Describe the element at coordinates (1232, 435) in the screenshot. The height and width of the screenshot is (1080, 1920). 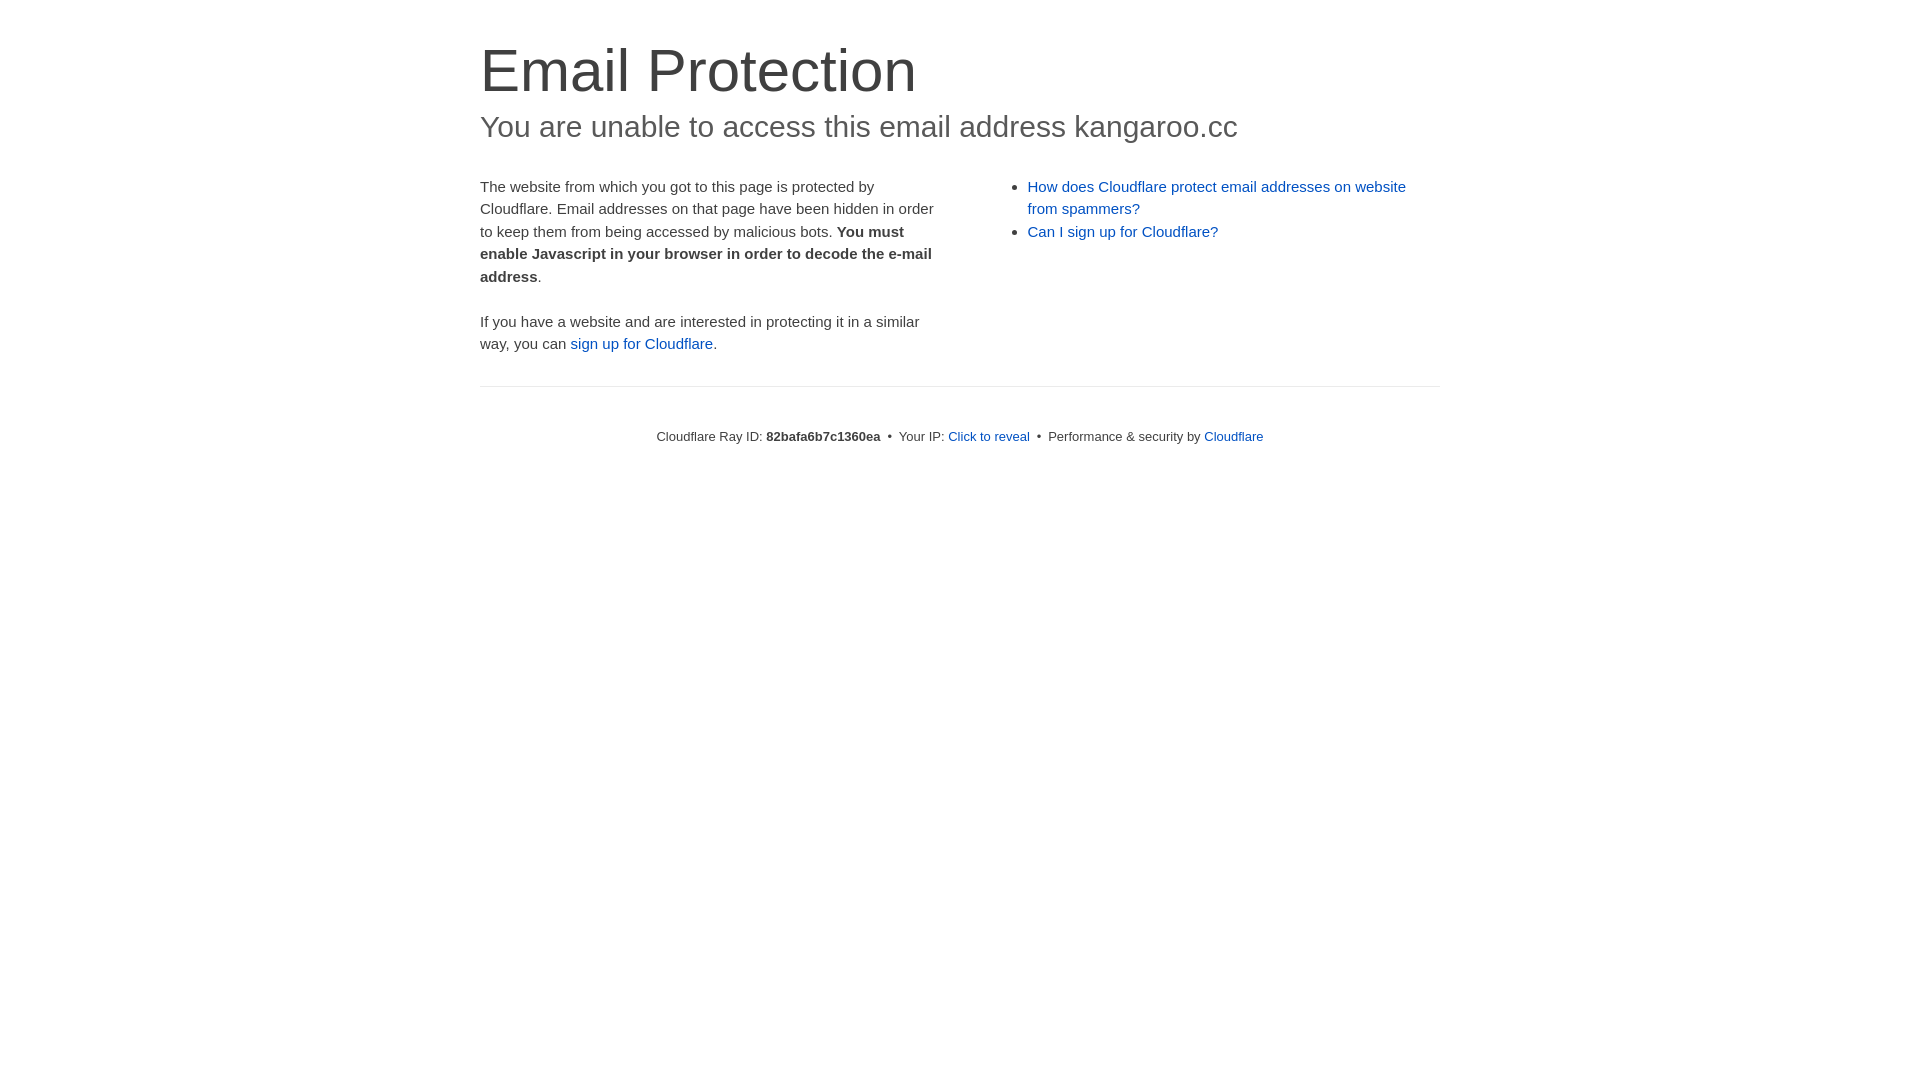
I see `'Cloudflare'` at that location.